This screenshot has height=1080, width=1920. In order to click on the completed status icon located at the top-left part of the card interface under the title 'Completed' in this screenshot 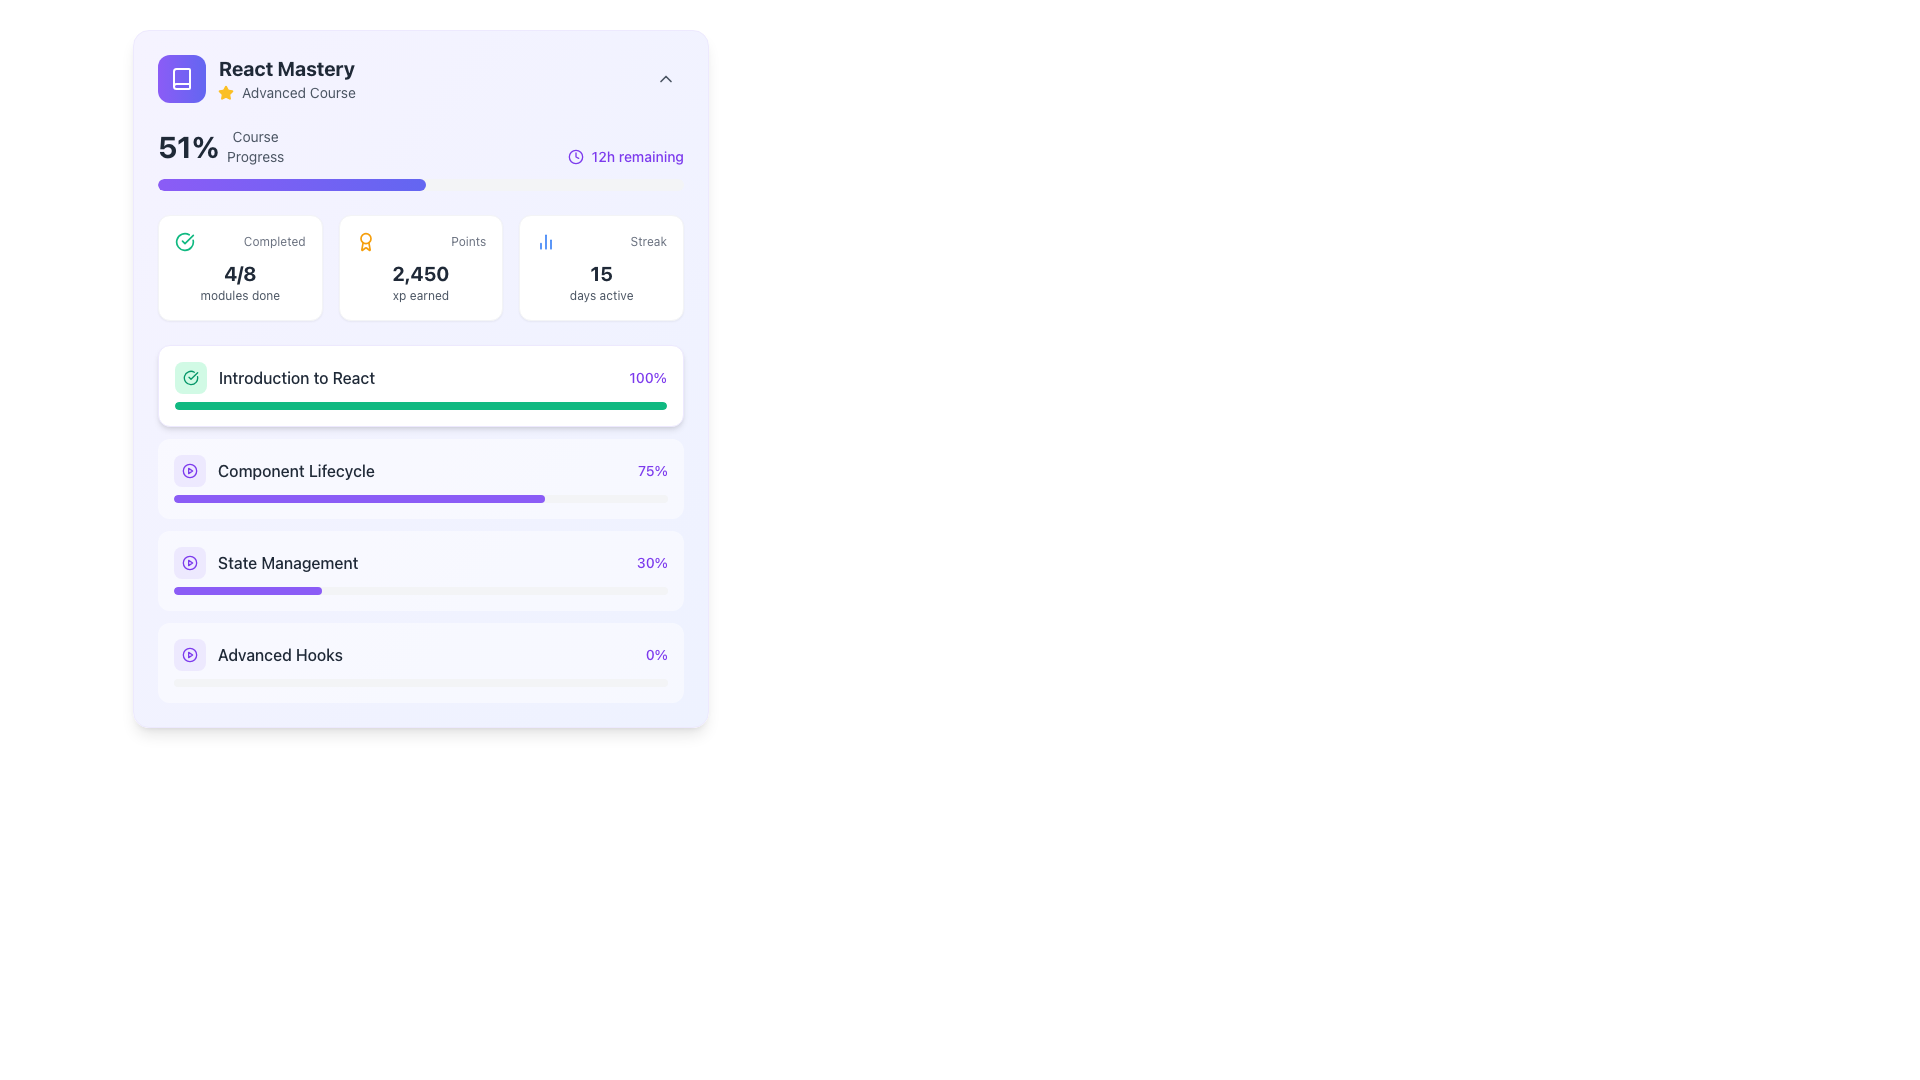, I will do `click(185, 241)`.